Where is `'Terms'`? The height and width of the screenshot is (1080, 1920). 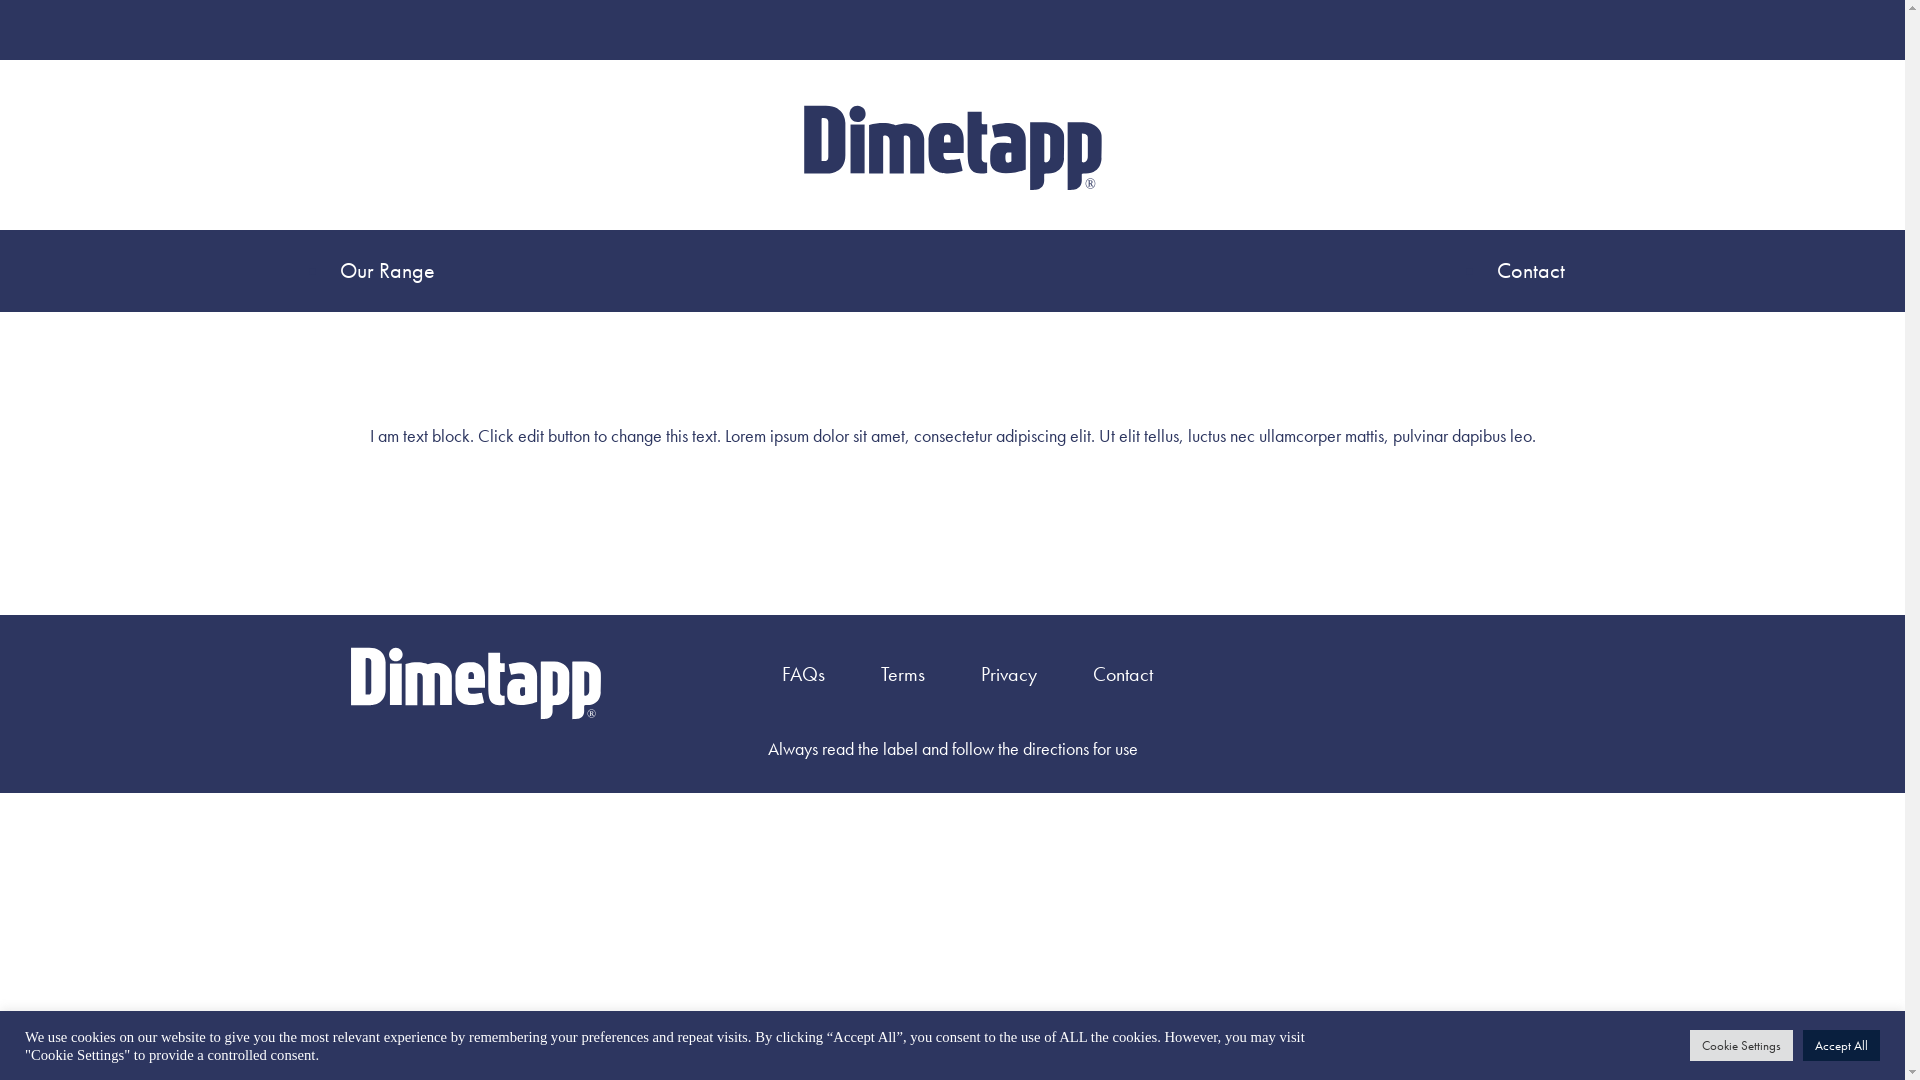 'Terms' is located at coordinates (901, 674).